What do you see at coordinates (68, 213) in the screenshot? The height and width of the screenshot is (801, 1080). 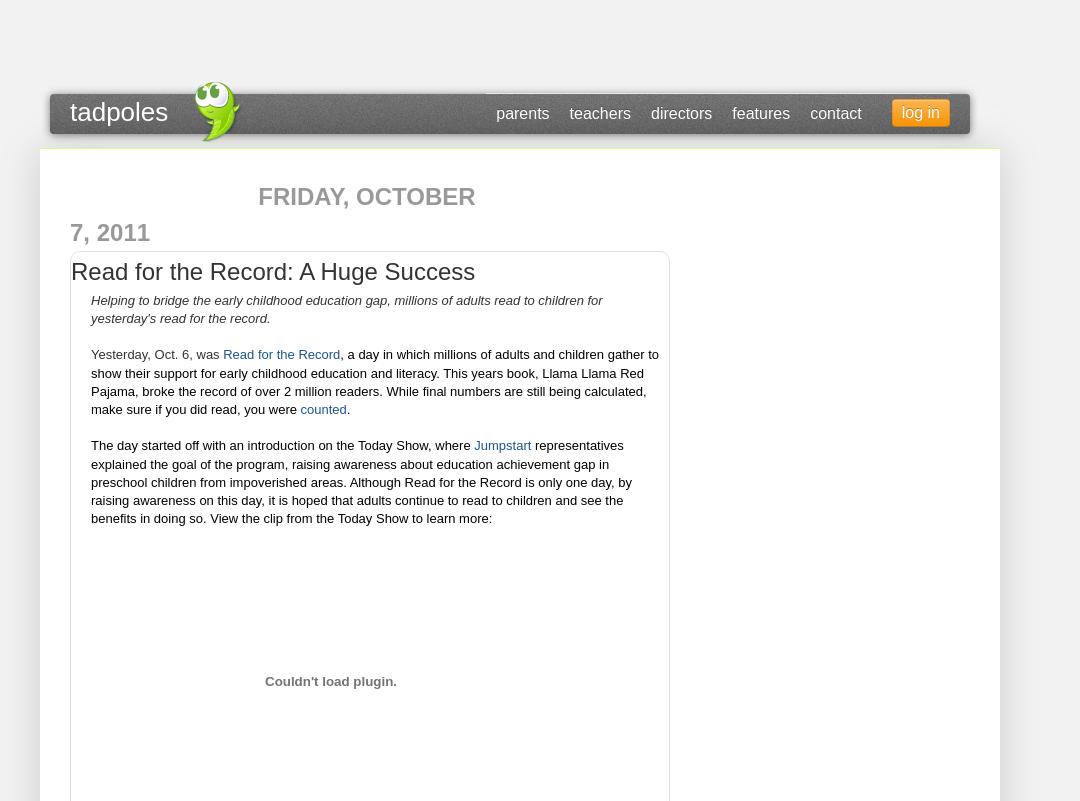 I see `'Friday, October 7, 2011'` at bounding box center [68, 213].